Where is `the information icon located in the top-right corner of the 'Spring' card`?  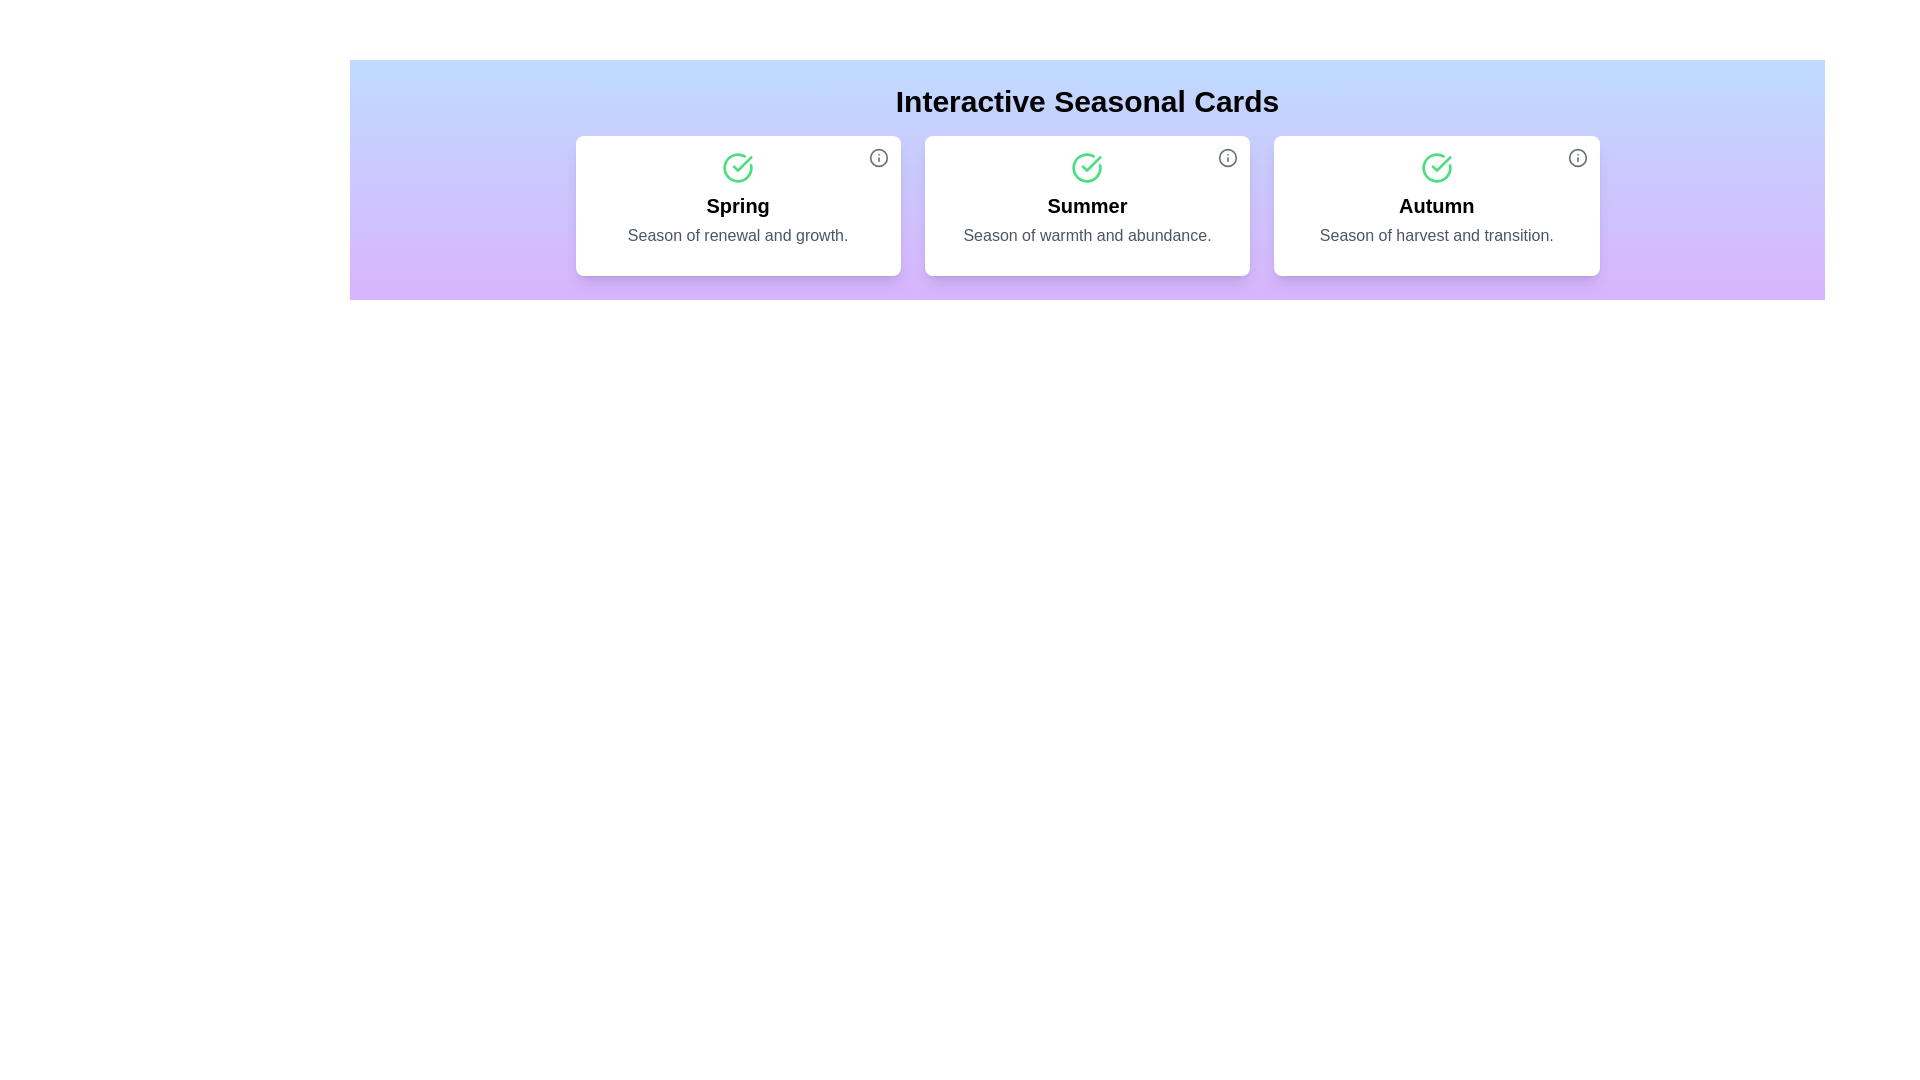 the information icon located in the top-right corner of the 'Spring' card is located at coordinates (878, 157).